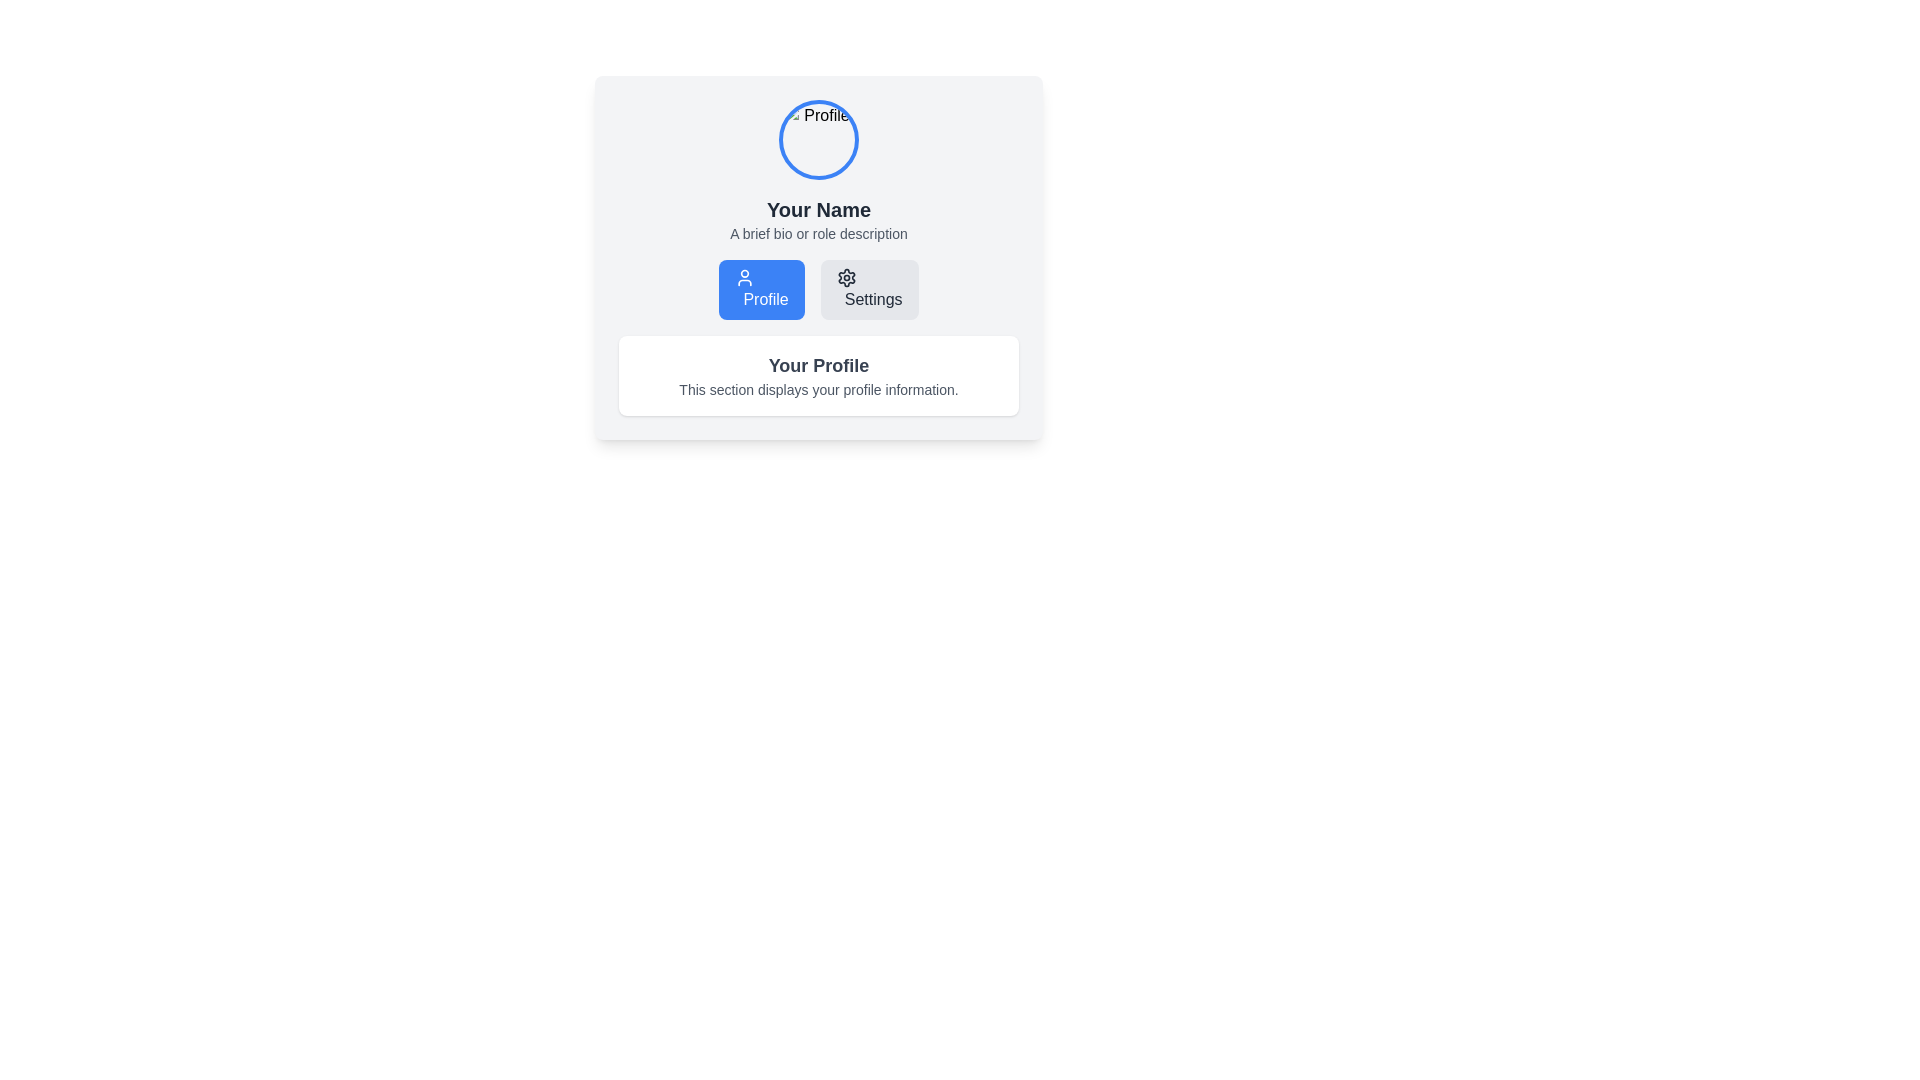 Image resolution: width=1920 pixels, height=1080 pixels. Describe the element at coordinates (819, 233) in the screenshot. I see `the informational text display located directly below the 'Your Name' title, which provides additional context and is centrally aligned` at that location.